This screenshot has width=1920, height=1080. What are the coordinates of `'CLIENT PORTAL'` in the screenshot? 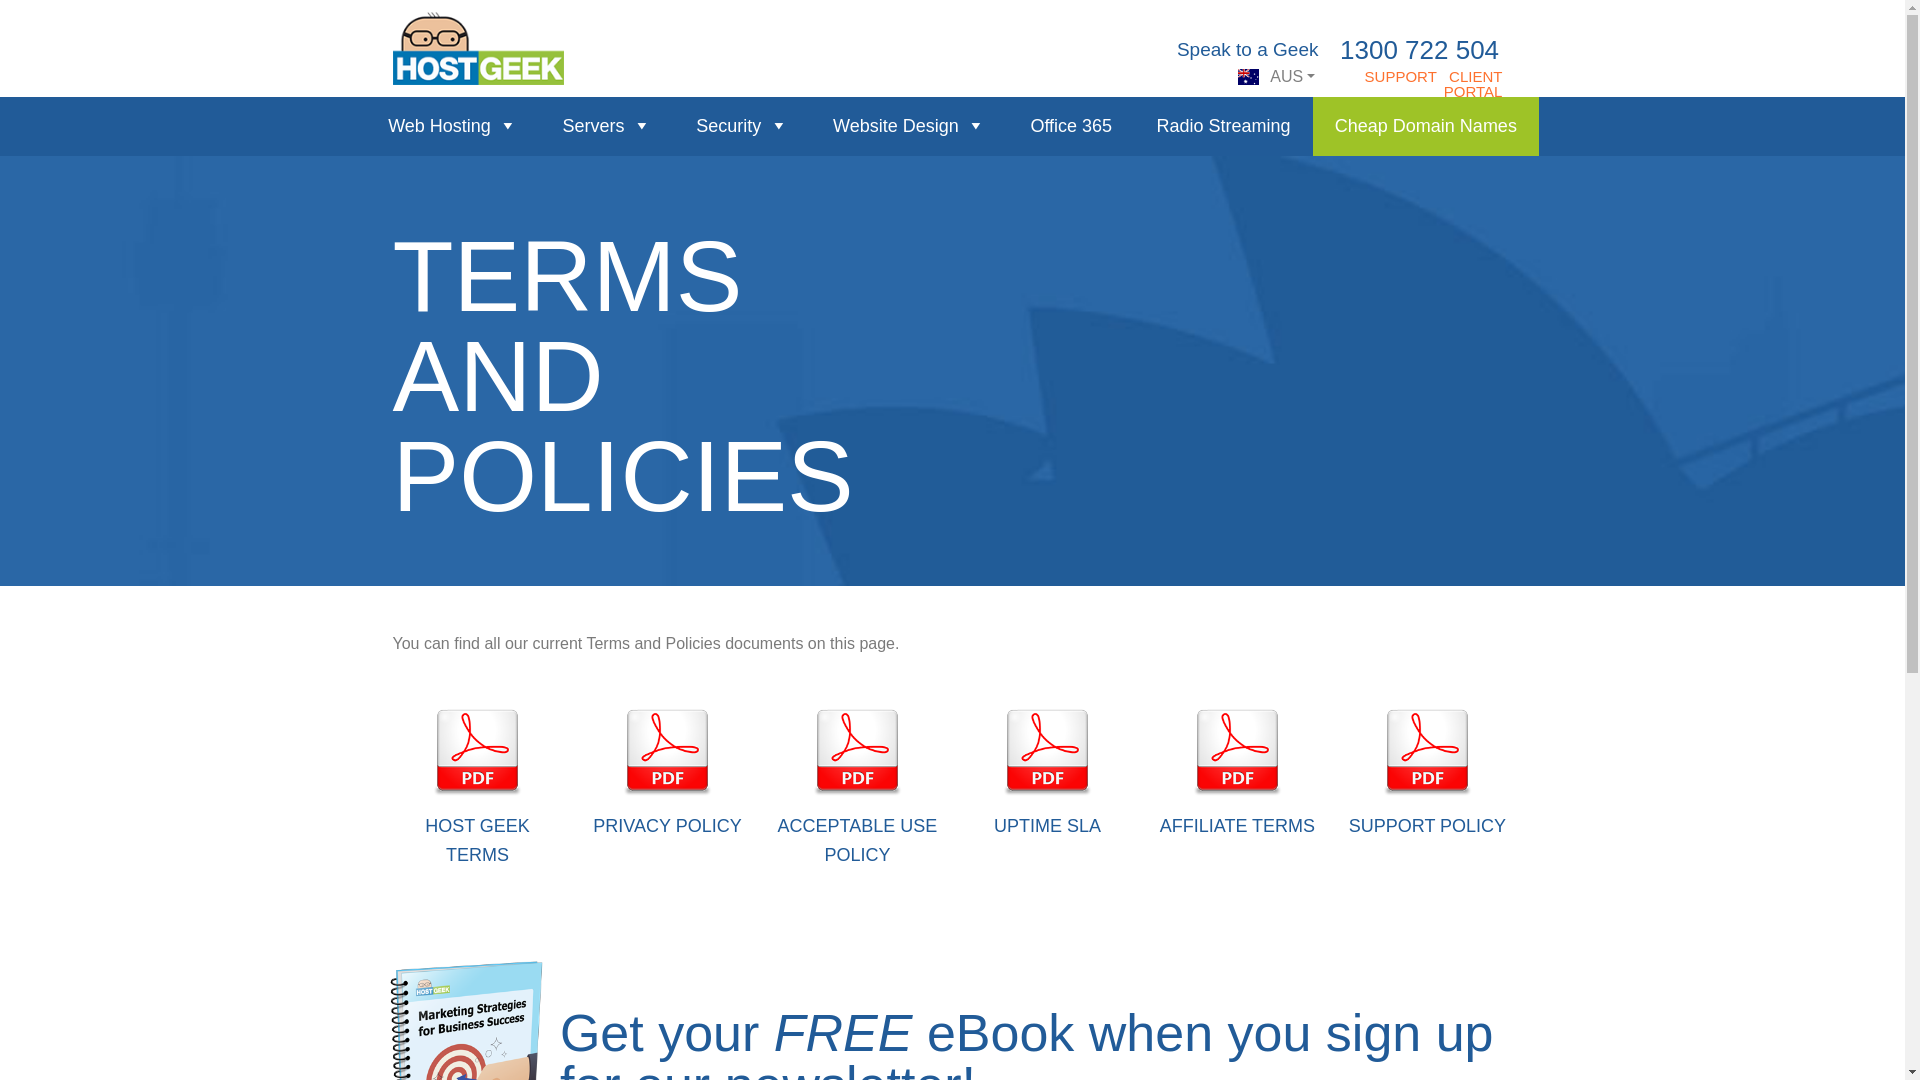 It's located at (1473, 83).